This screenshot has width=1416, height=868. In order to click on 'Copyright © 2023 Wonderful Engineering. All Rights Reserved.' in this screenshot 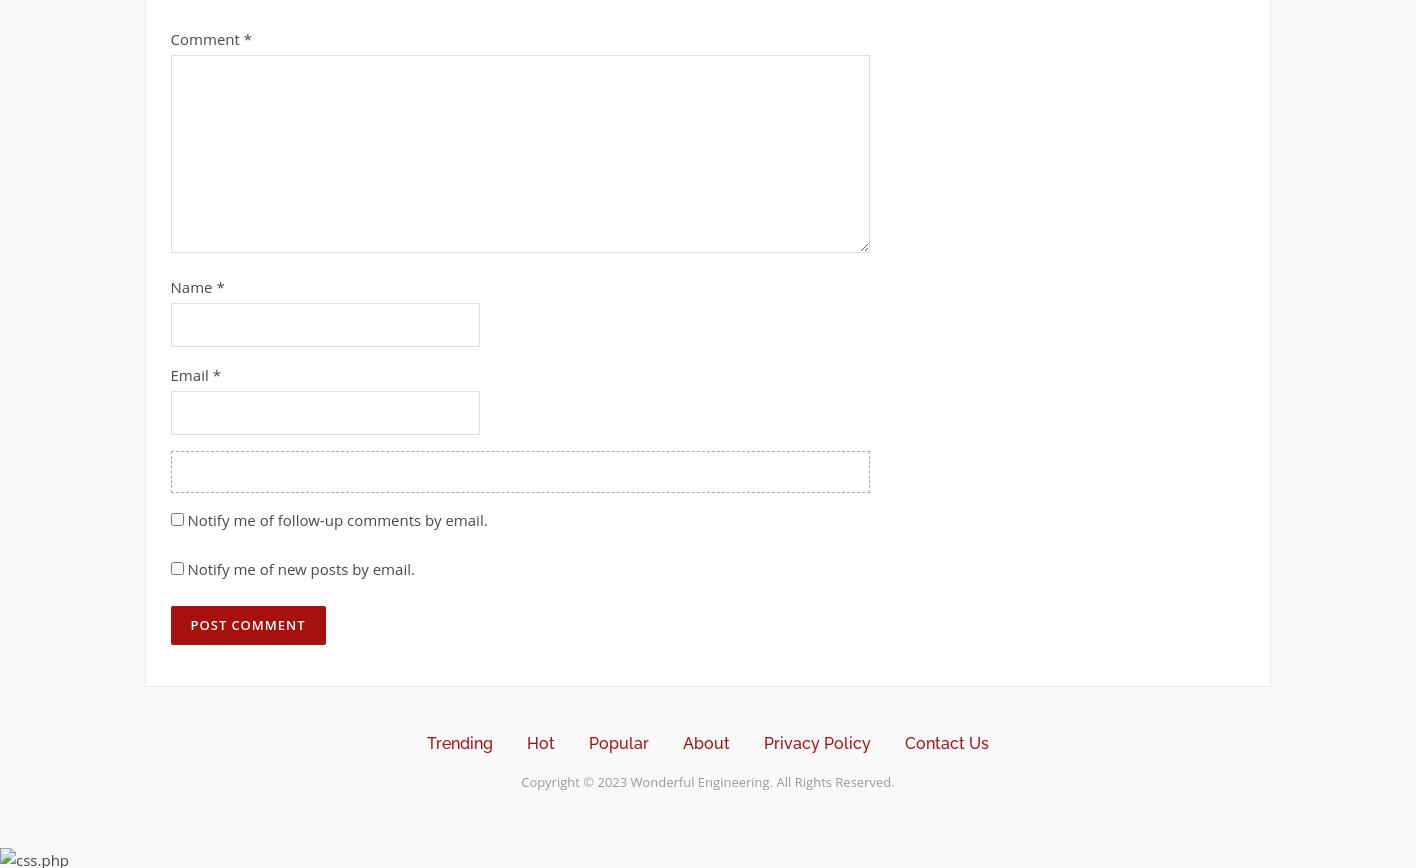, I will do `click(706, 781)`.